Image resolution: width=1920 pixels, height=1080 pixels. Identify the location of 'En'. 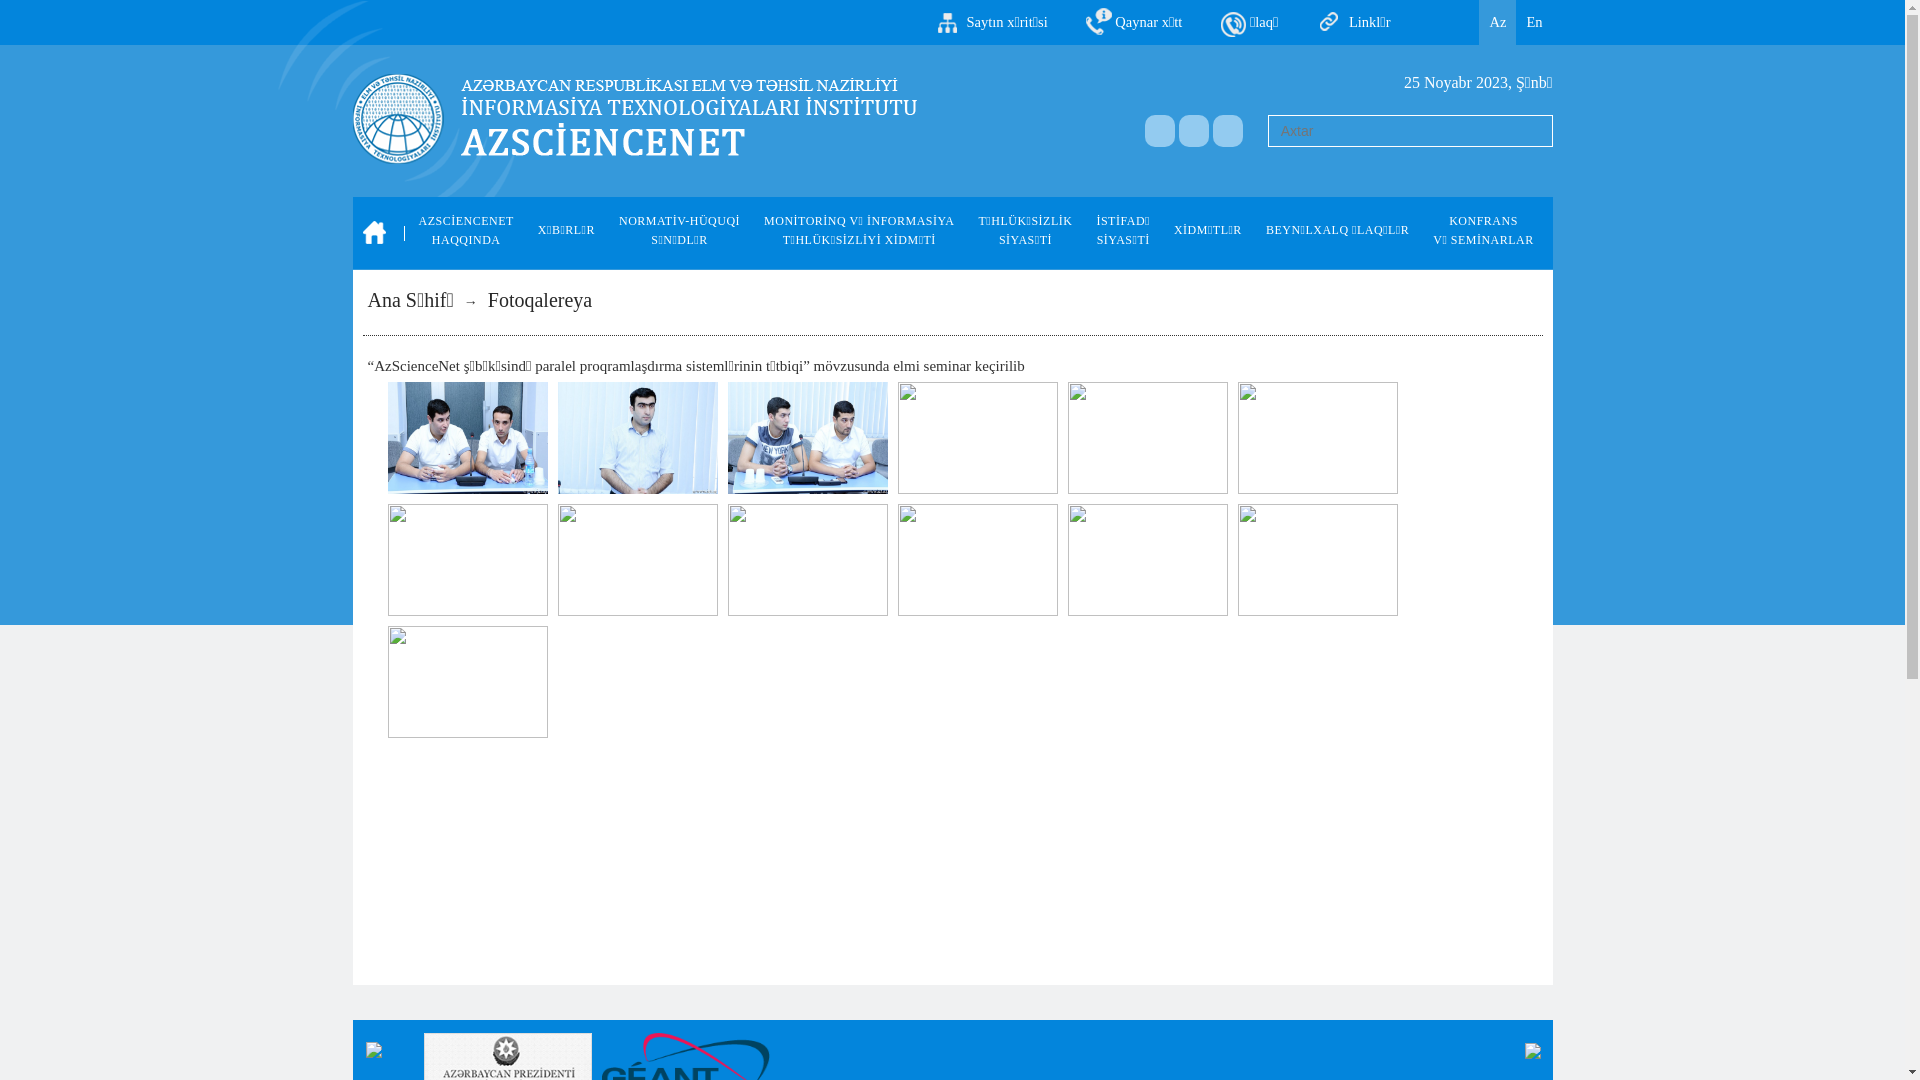
(1533, 22).